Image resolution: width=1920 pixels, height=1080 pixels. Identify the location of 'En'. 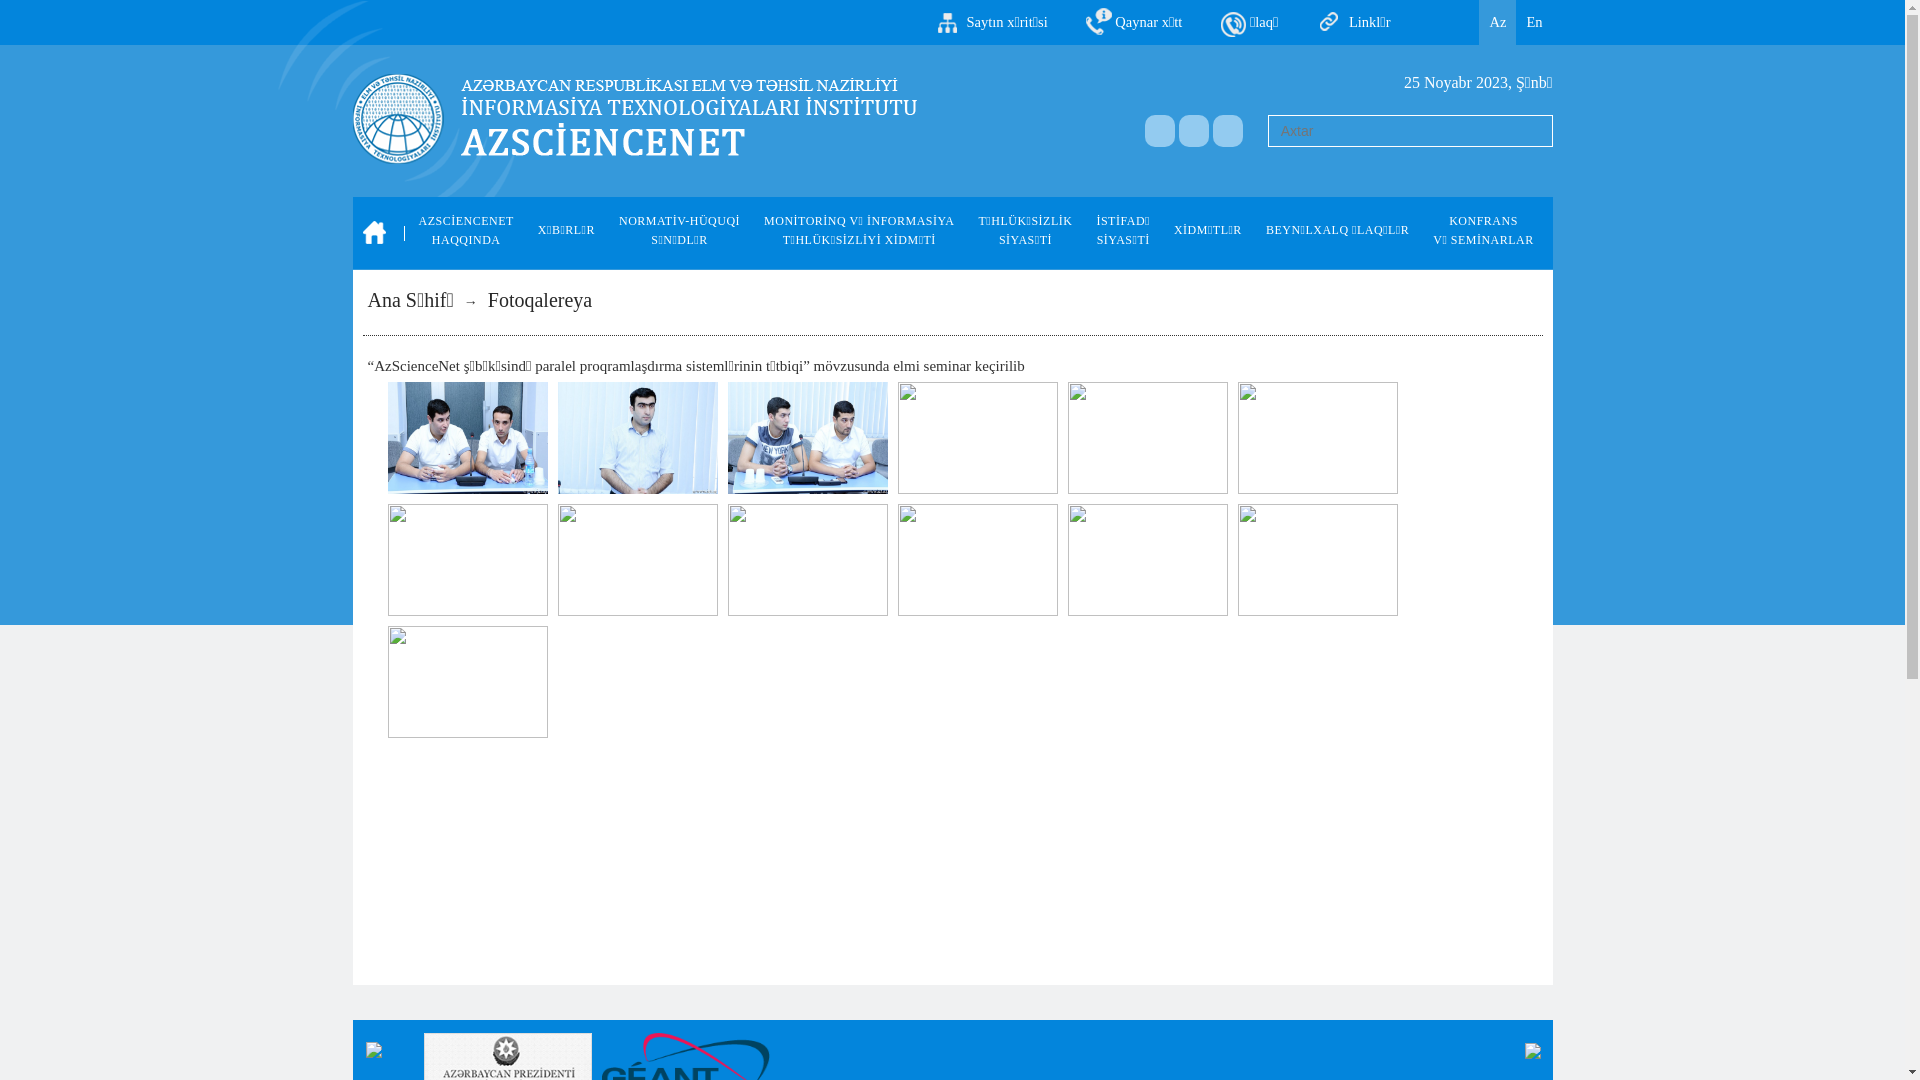
(1533, 22).